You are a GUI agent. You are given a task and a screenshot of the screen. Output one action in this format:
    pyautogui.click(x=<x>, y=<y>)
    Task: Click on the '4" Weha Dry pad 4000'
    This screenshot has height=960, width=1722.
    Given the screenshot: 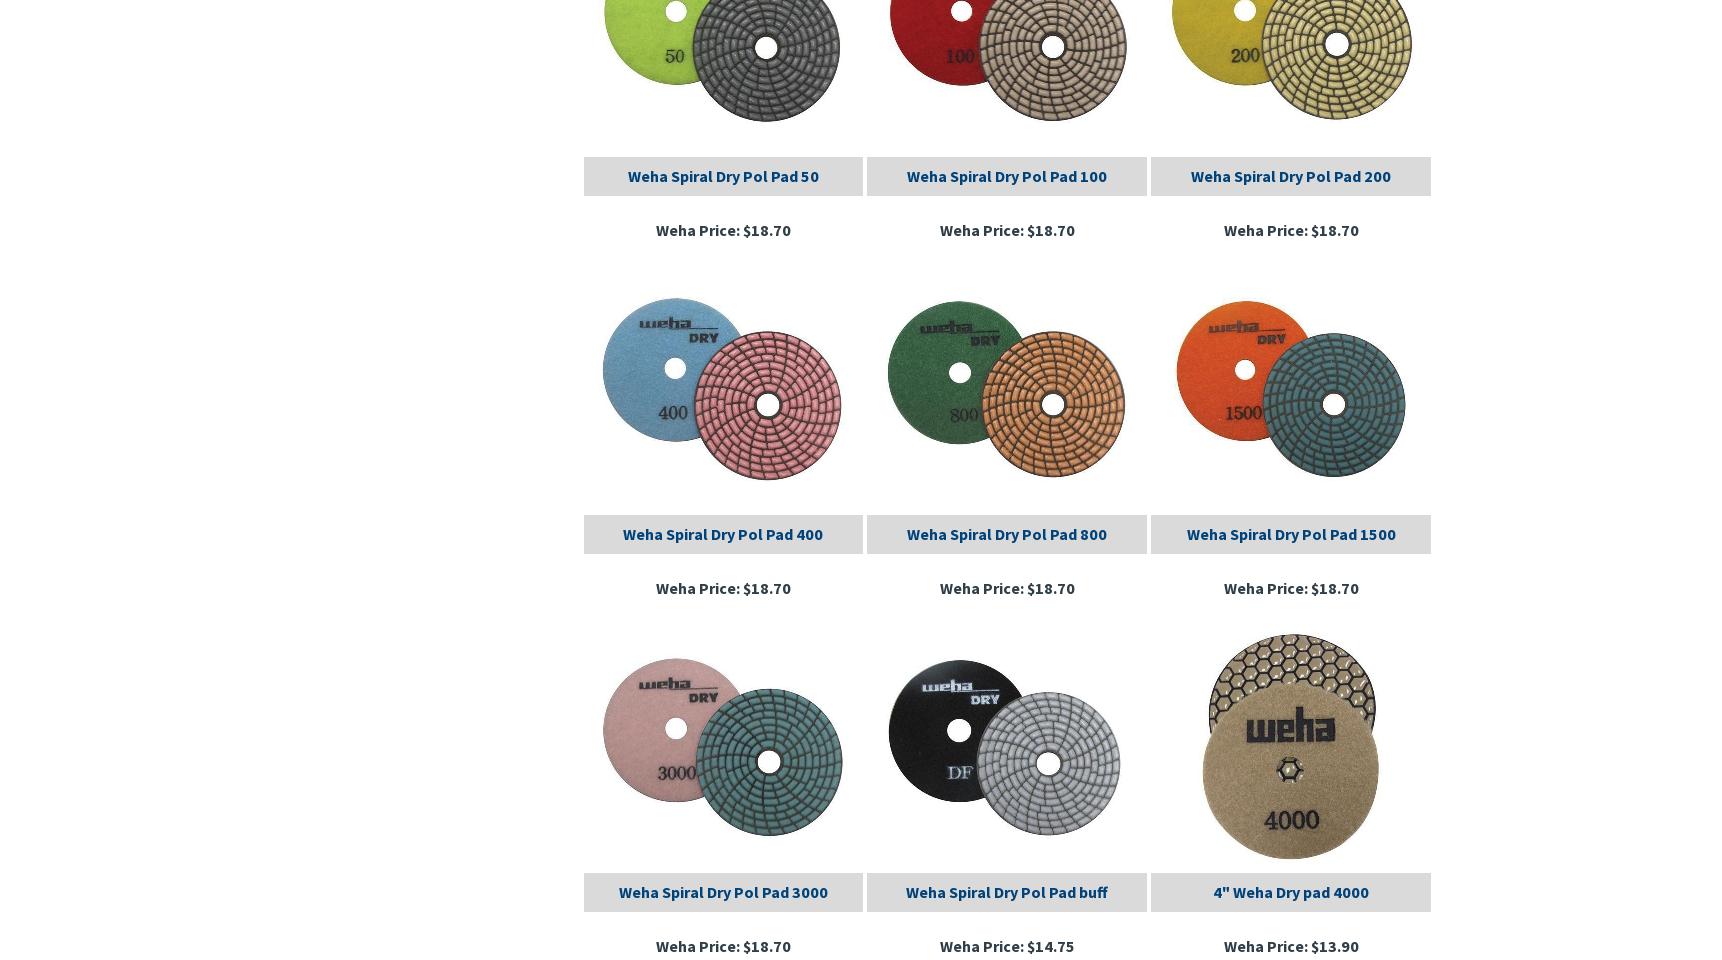 What is the action you would take?
    pyautogui.click(x=1290, y=889)
    